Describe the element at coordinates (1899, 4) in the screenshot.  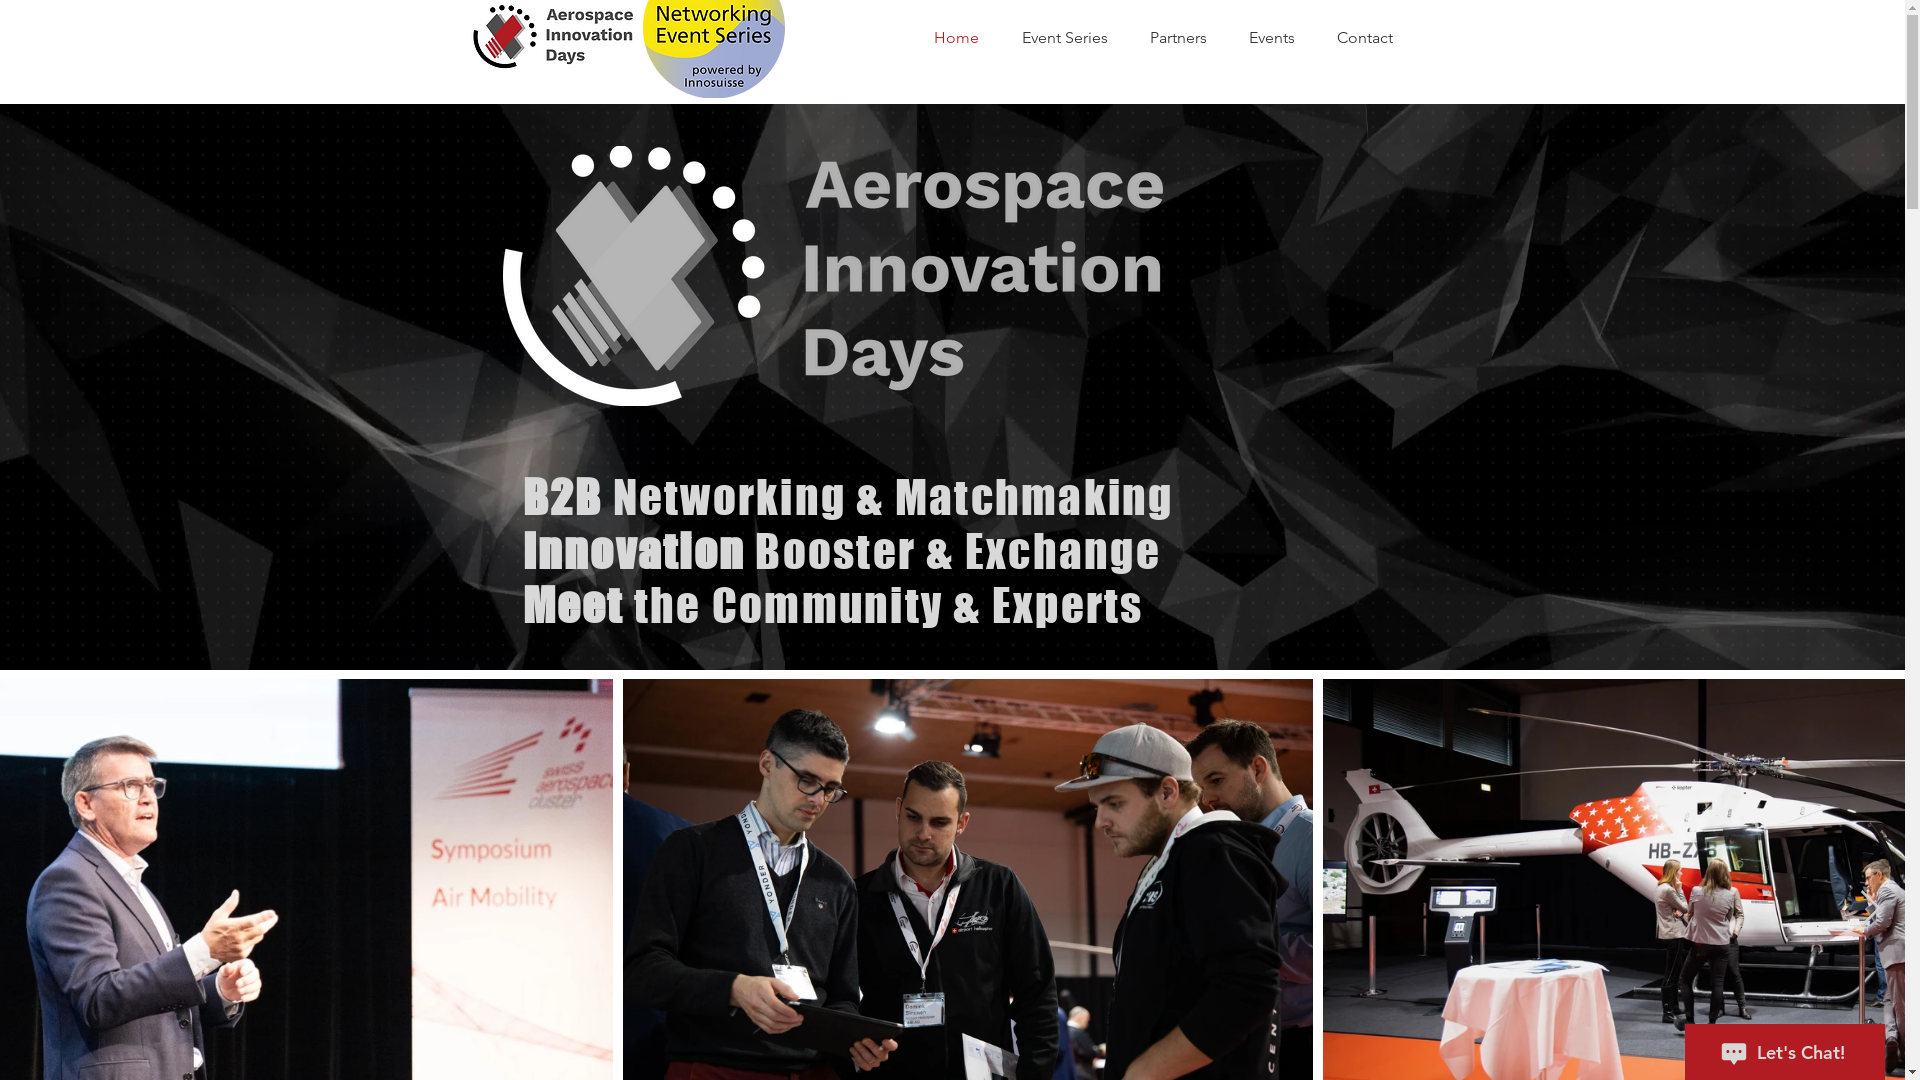
I see `'Visitor Analytics'` at that location.